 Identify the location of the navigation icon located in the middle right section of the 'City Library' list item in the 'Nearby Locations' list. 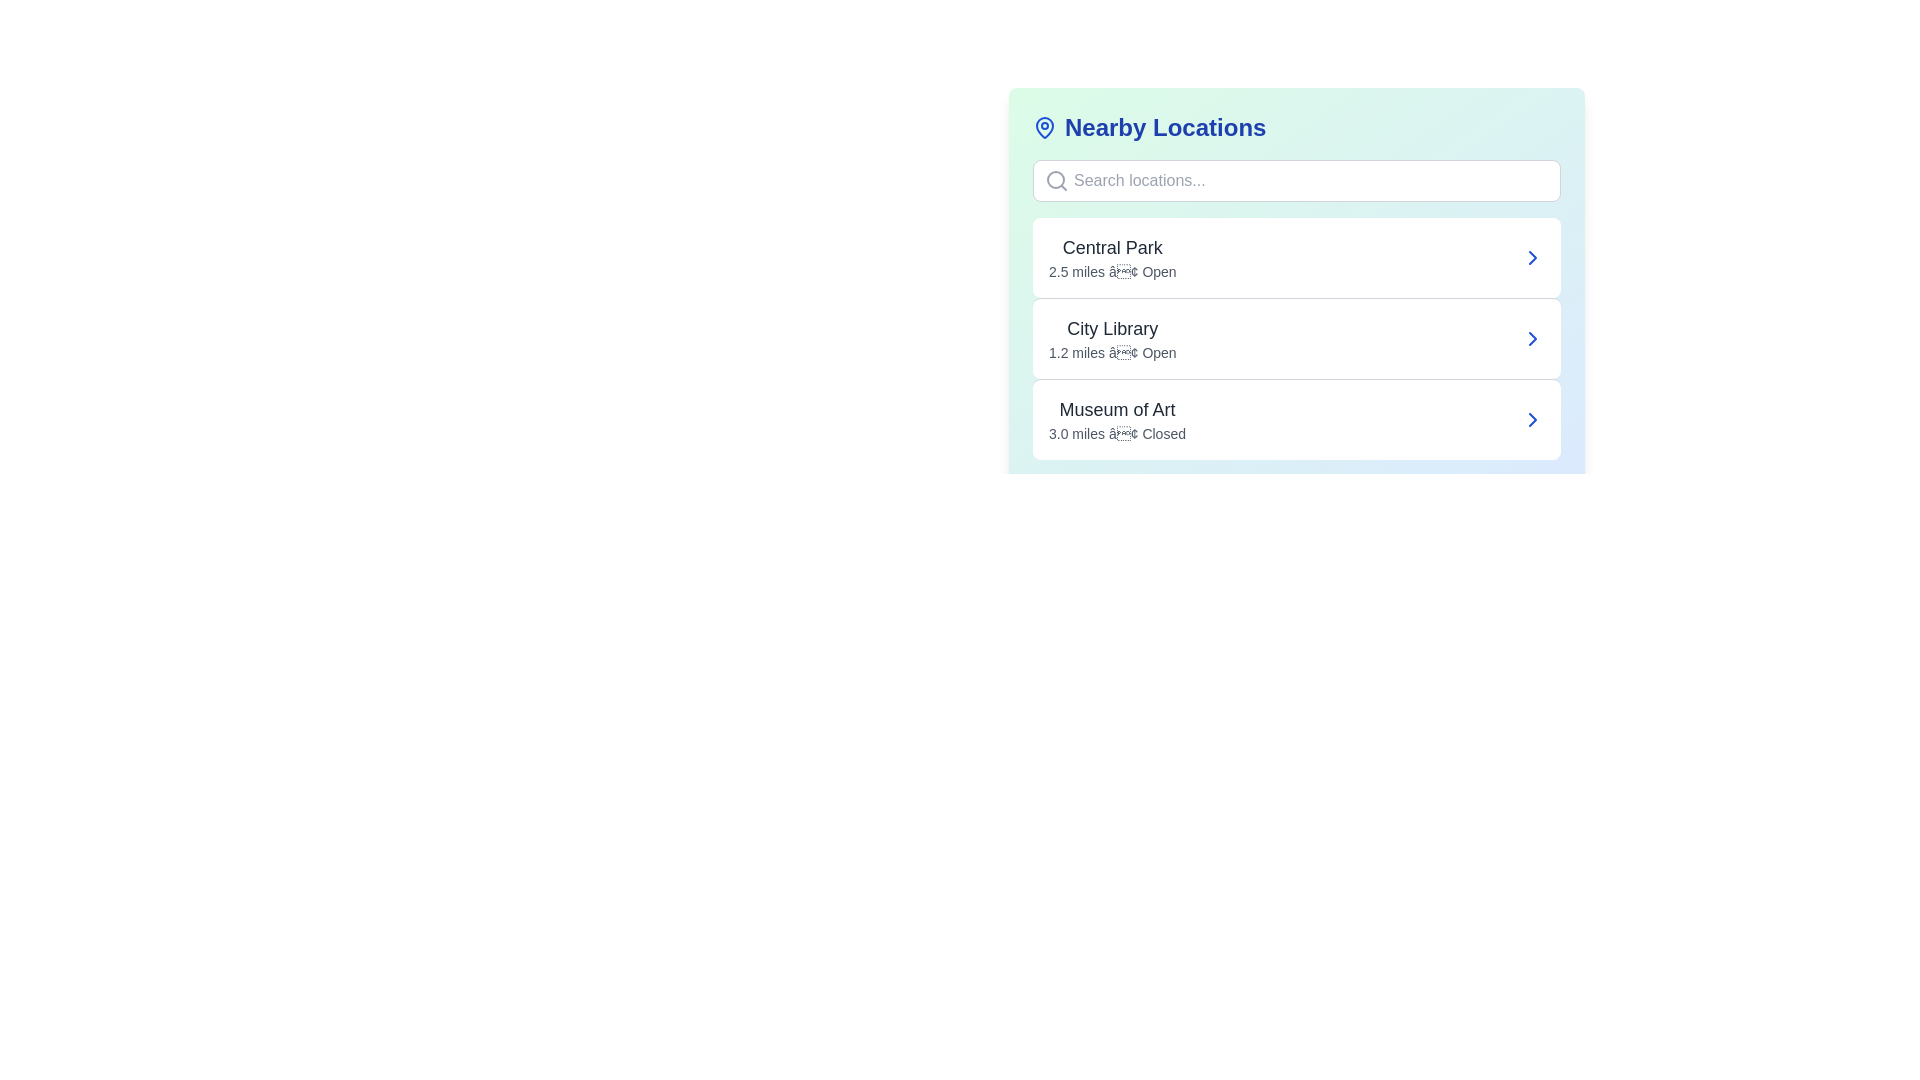
(1531, 338).